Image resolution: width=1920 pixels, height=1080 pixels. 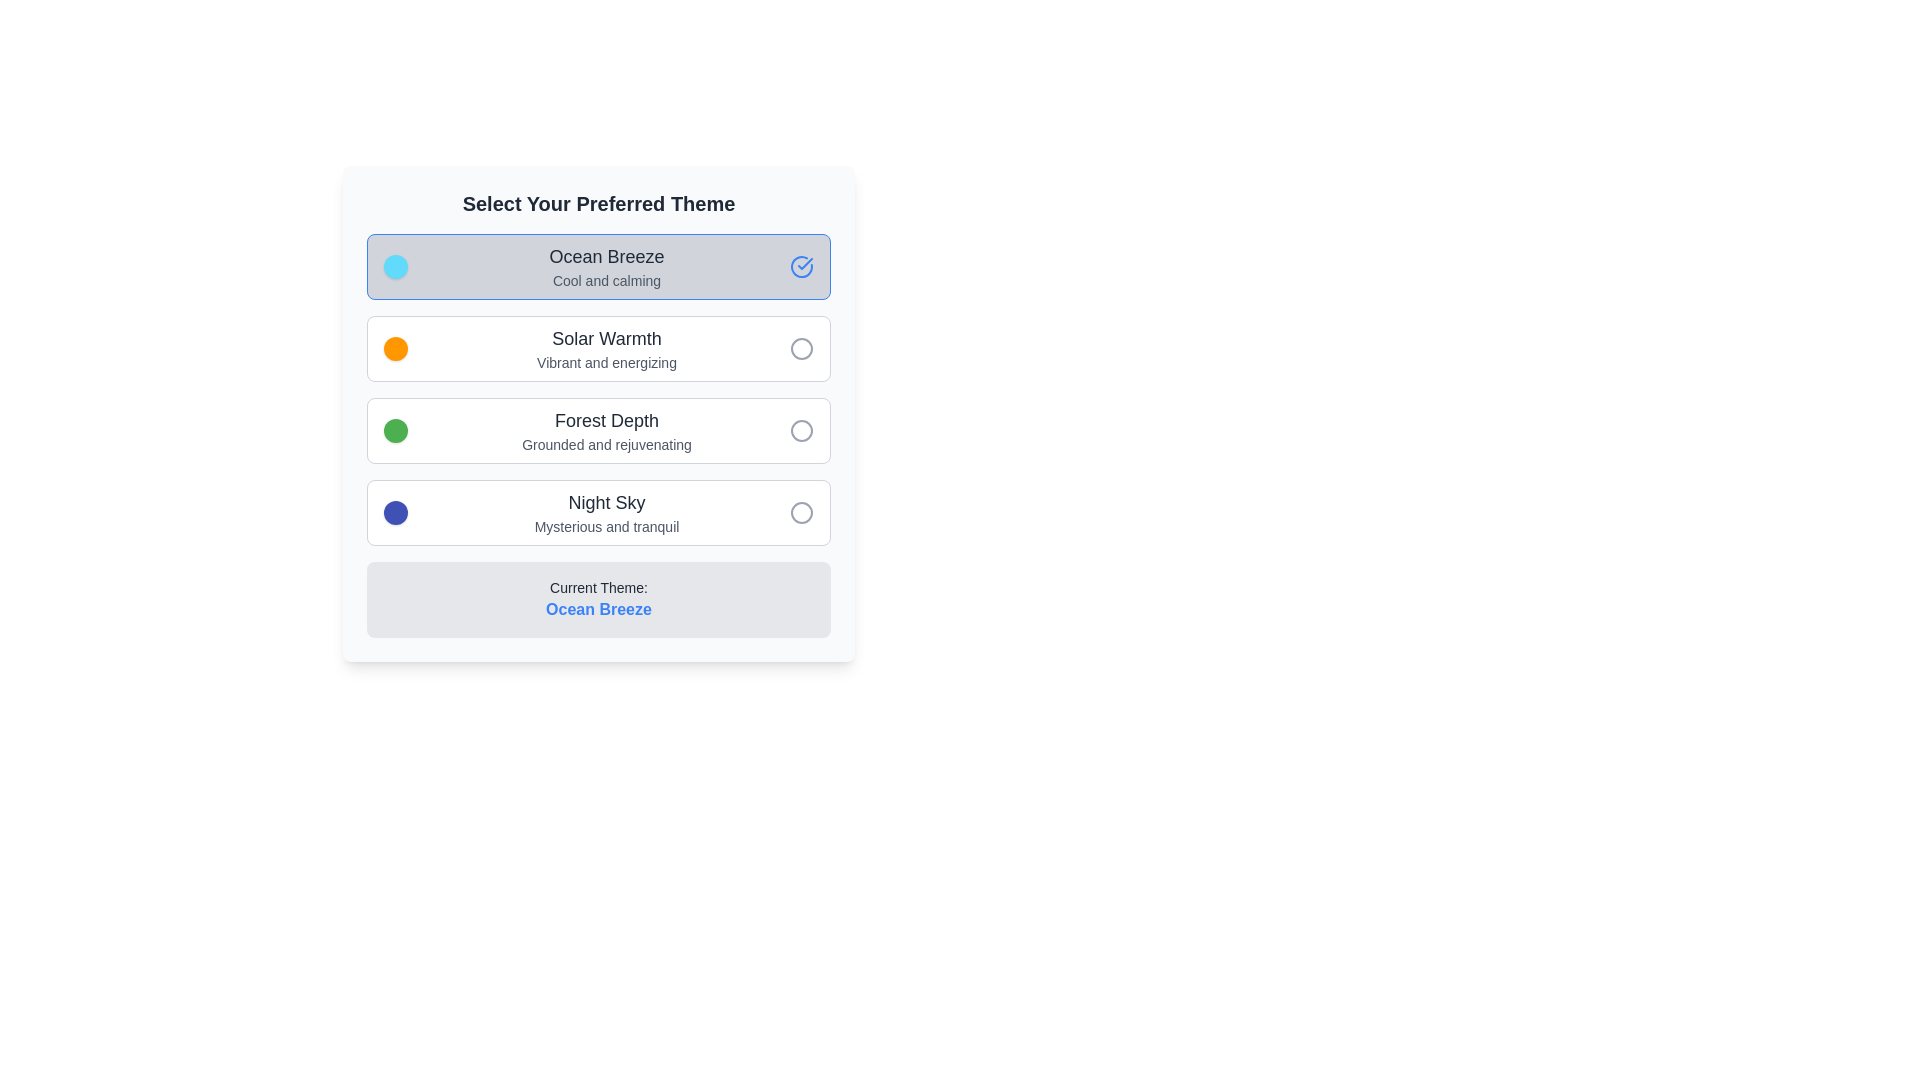 I want to click on the unselected radio button indicator for the 'Night Sky' theme located at the far right end of the fourth theme option, so click(x=801, y=512).